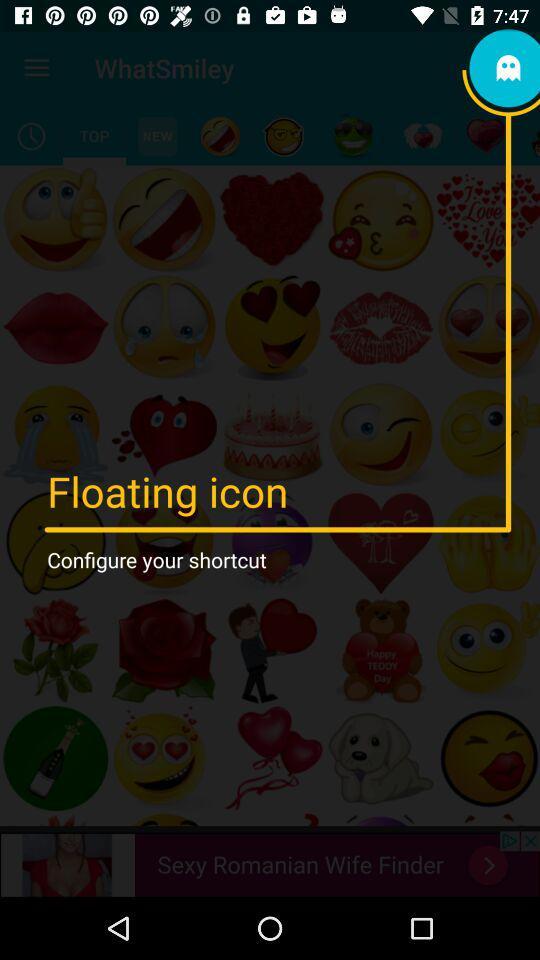  What do you see at coordinates (219, 135) in the screenshot?
I see `the item below whatsmiley` at bounding box center [219, 135].